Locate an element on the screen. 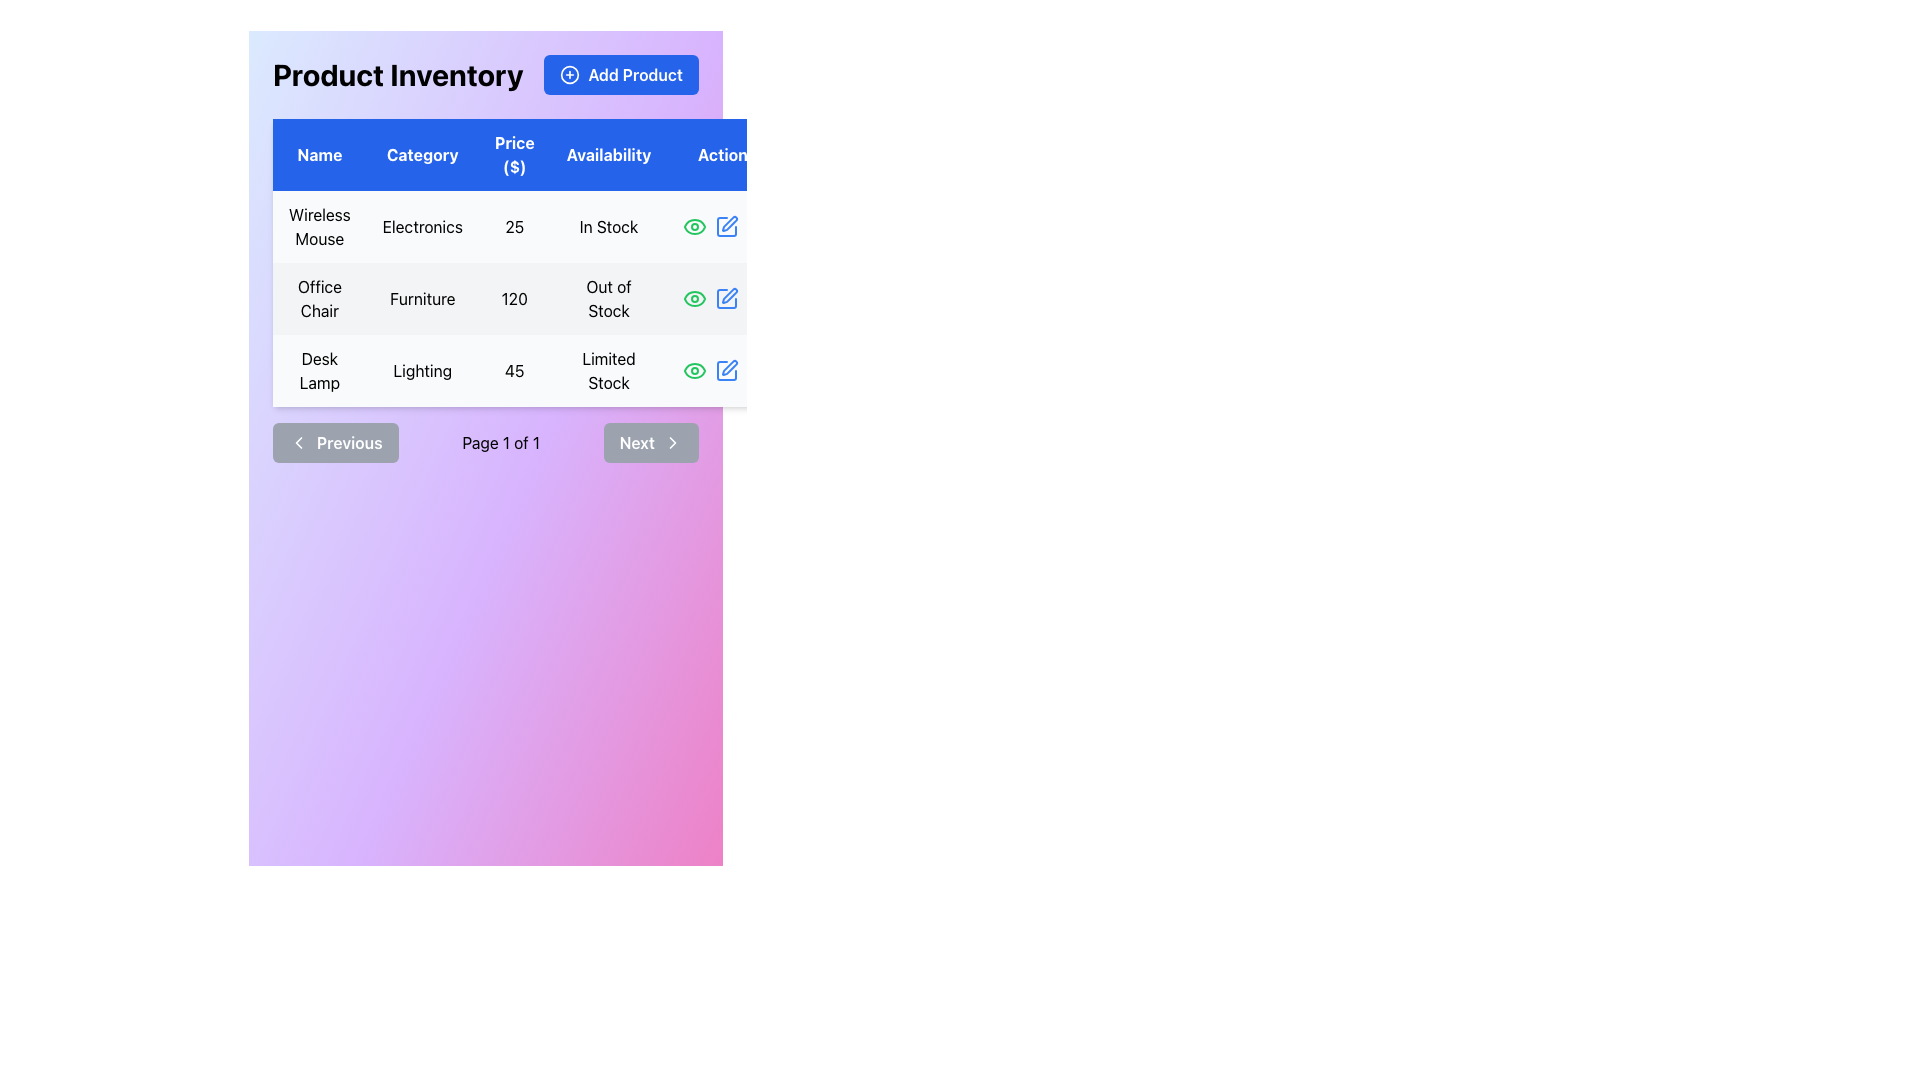 Image resolution: width=1920 pixels, height=1080 pixels. the navigation button located at the bottom-right section of the interface is located at coordinates (651, 442).